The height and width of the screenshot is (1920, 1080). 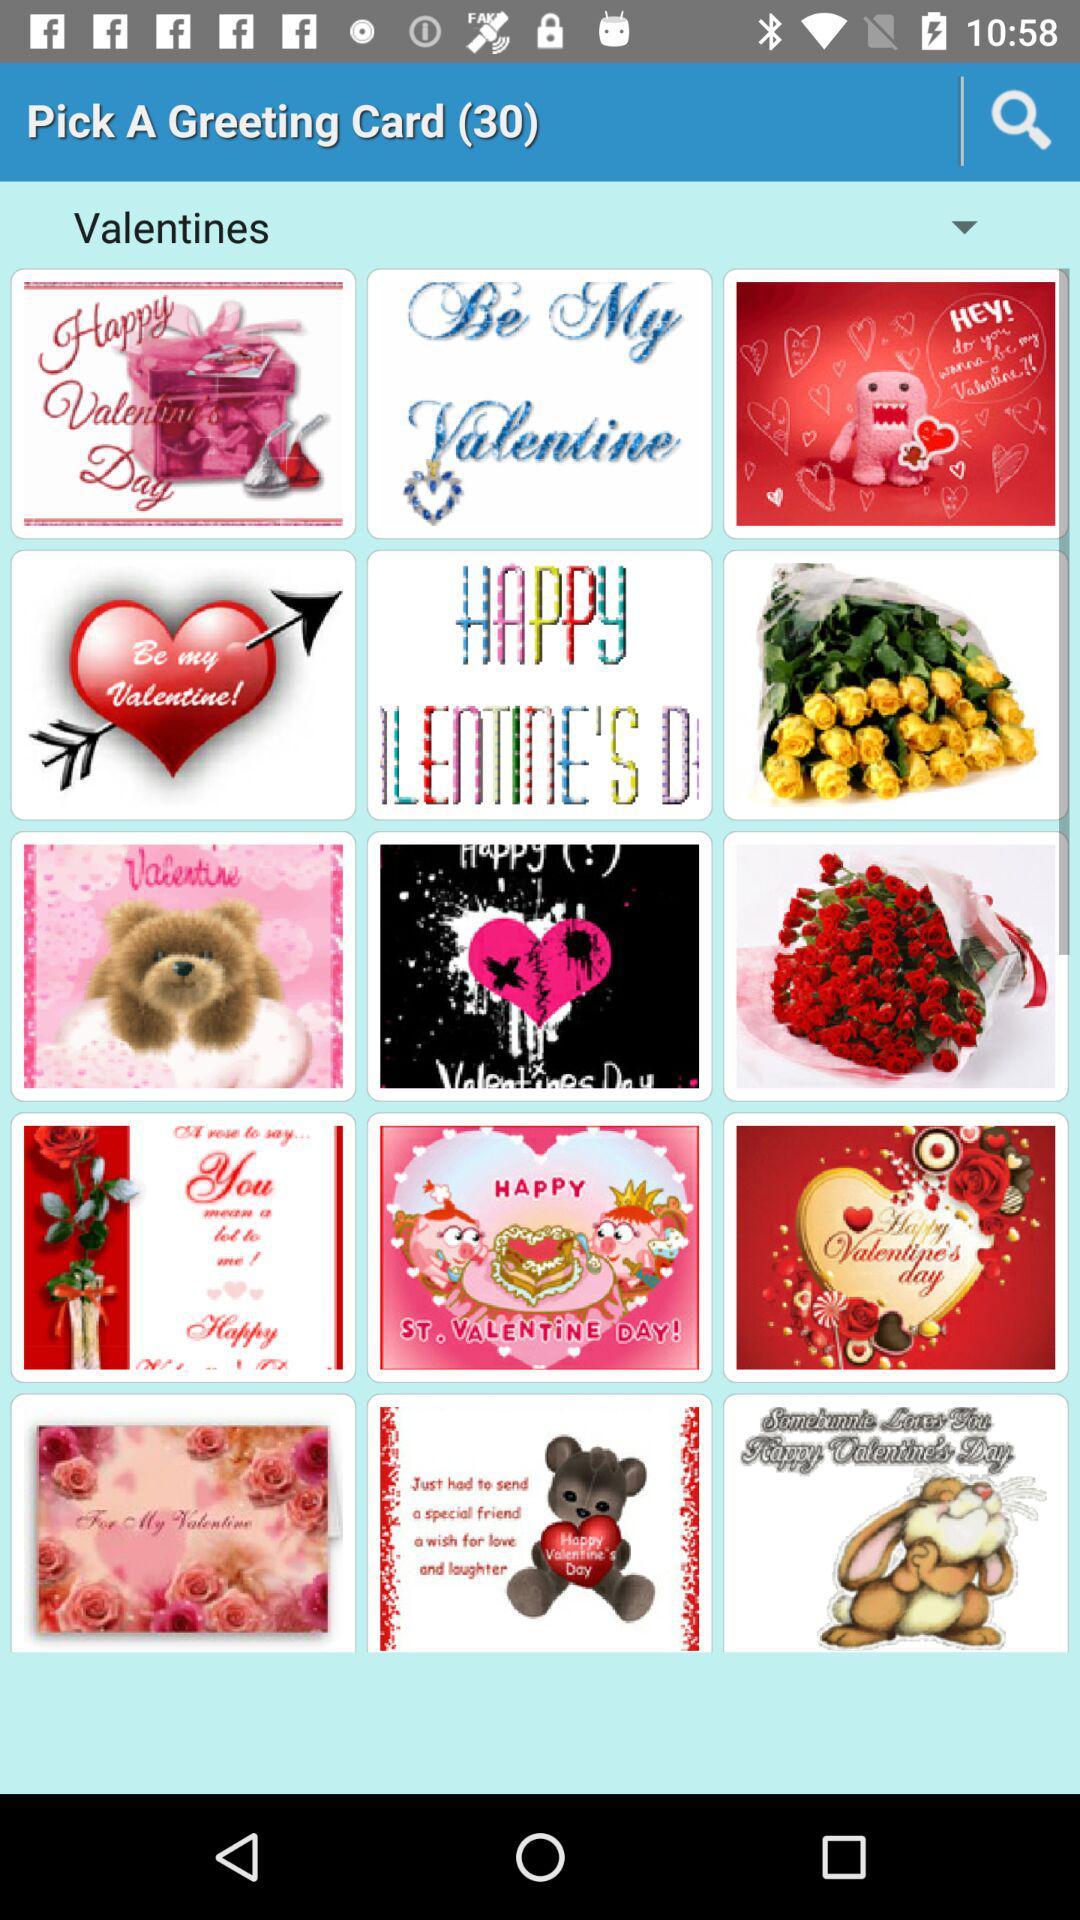 What do you see at coordinates (538, 402) in the screenshot?
I see `shows greeting card` at bounding box center [538, 402].